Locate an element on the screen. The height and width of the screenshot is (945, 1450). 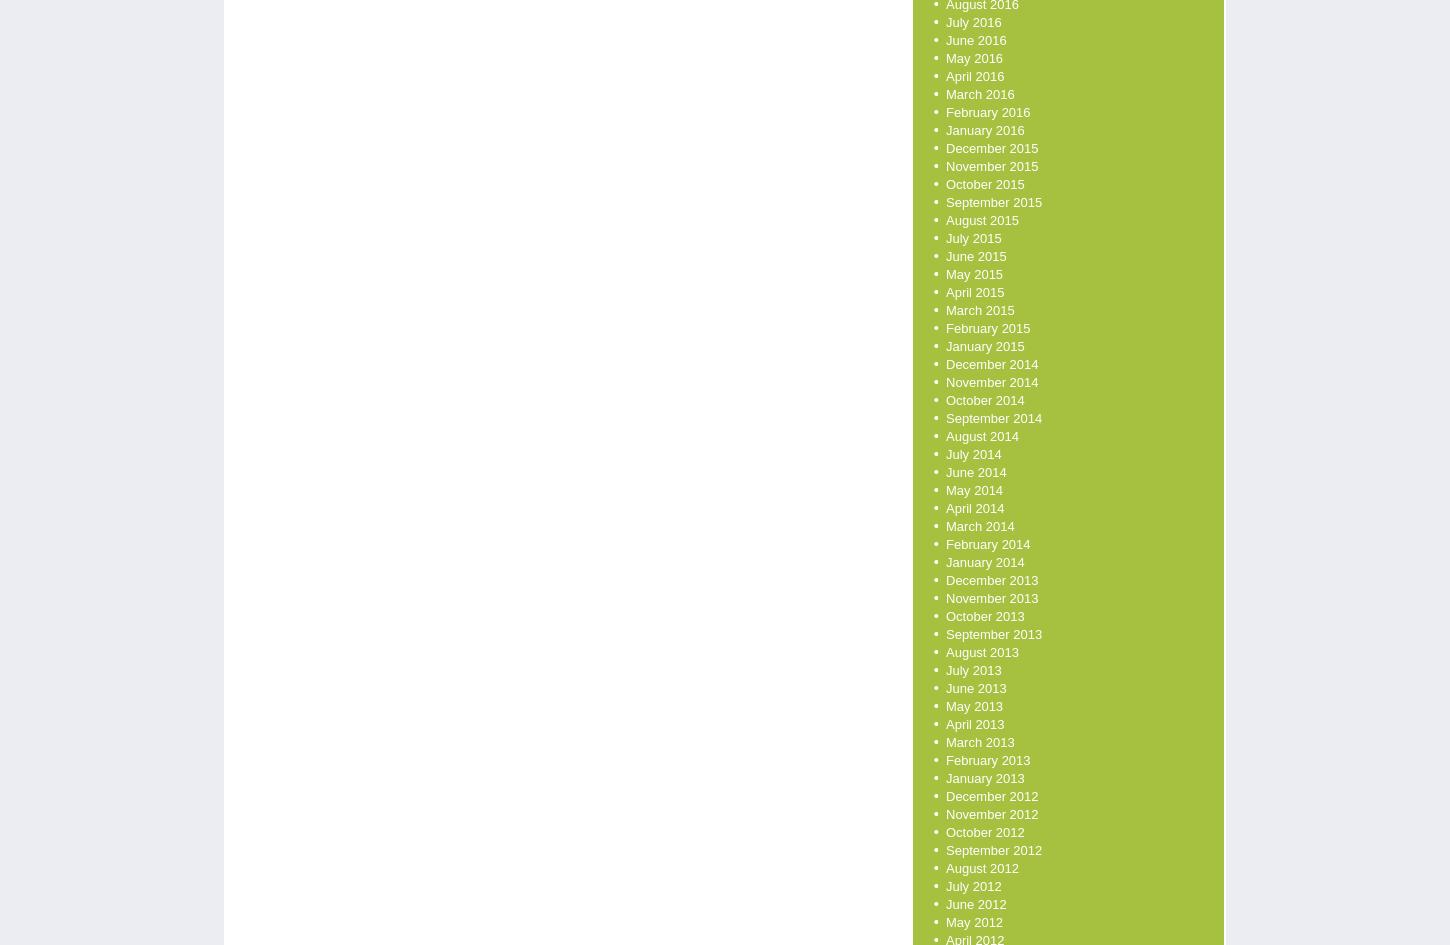
'July 2012' is located at coordinates (973, 885).